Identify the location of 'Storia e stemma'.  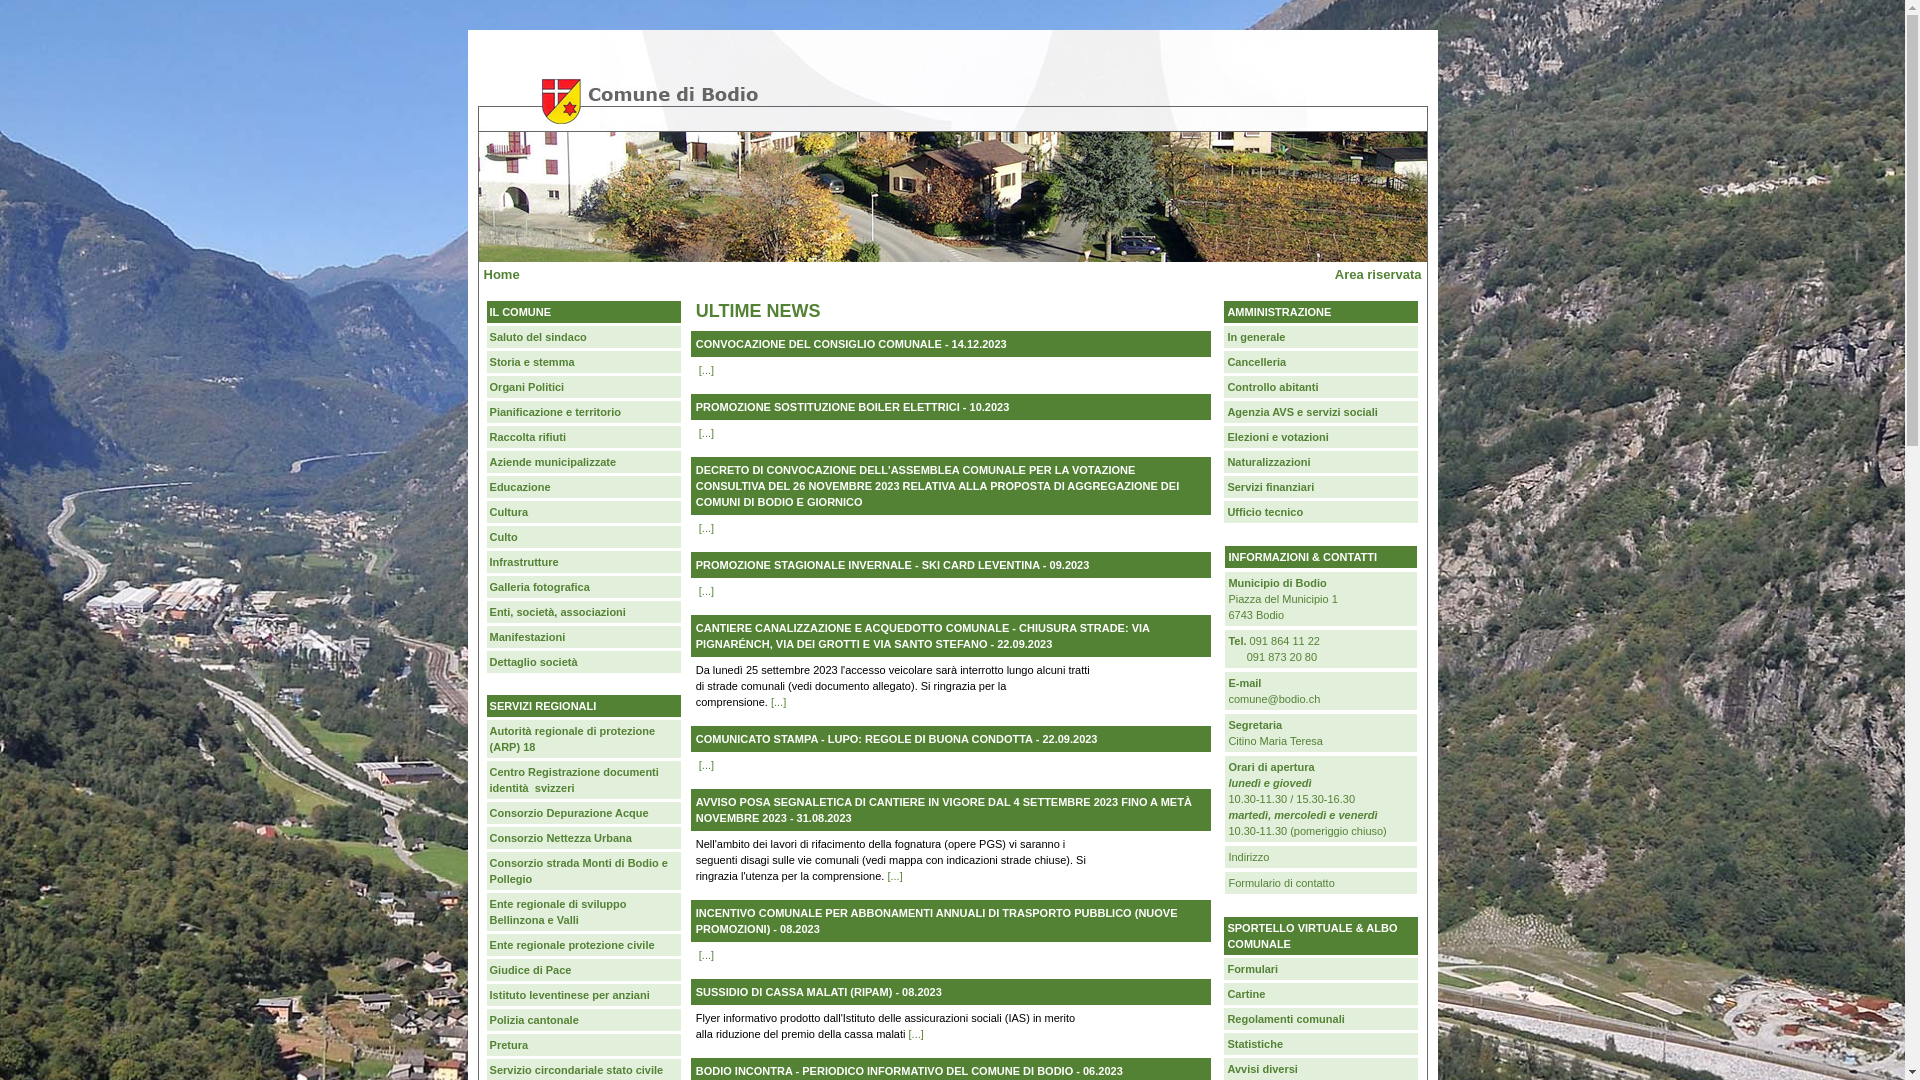
(583, 362).